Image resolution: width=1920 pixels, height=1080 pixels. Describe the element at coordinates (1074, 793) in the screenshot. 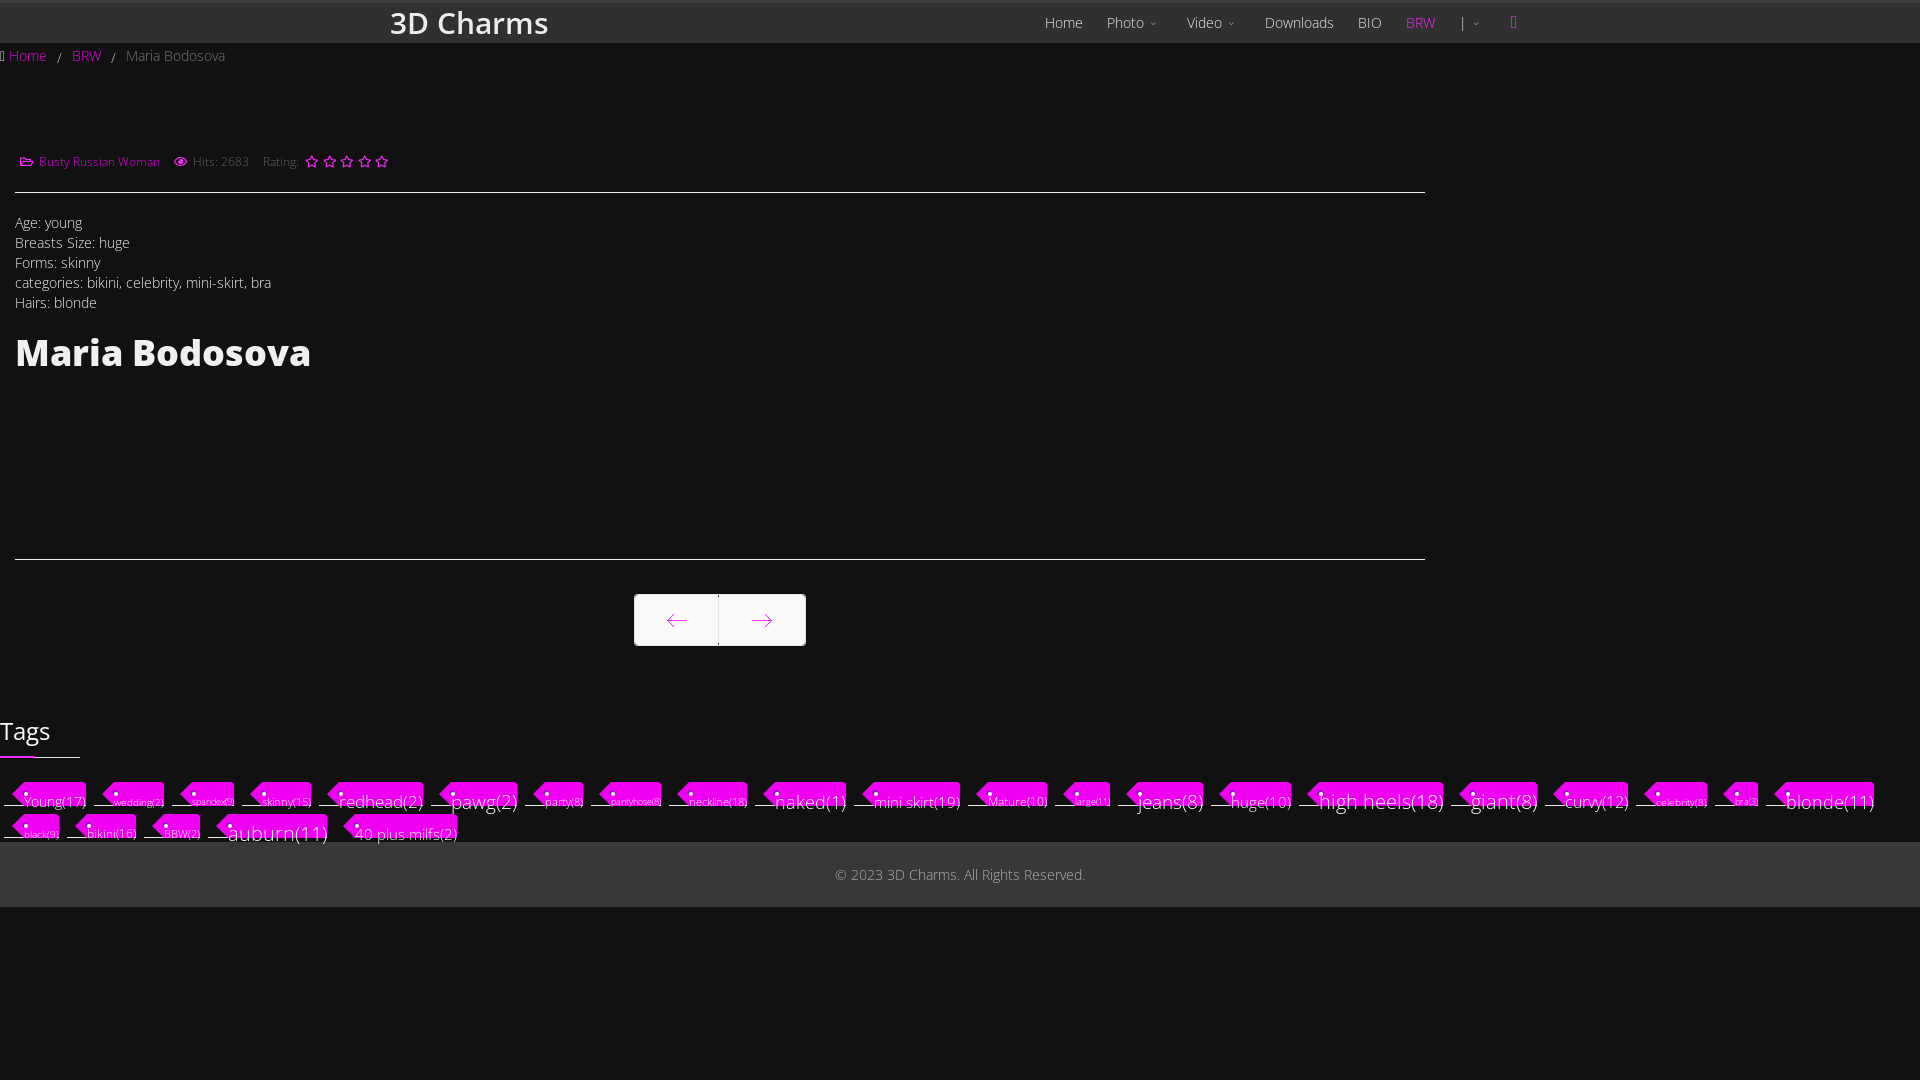

I see `'large(11)'` at that location.